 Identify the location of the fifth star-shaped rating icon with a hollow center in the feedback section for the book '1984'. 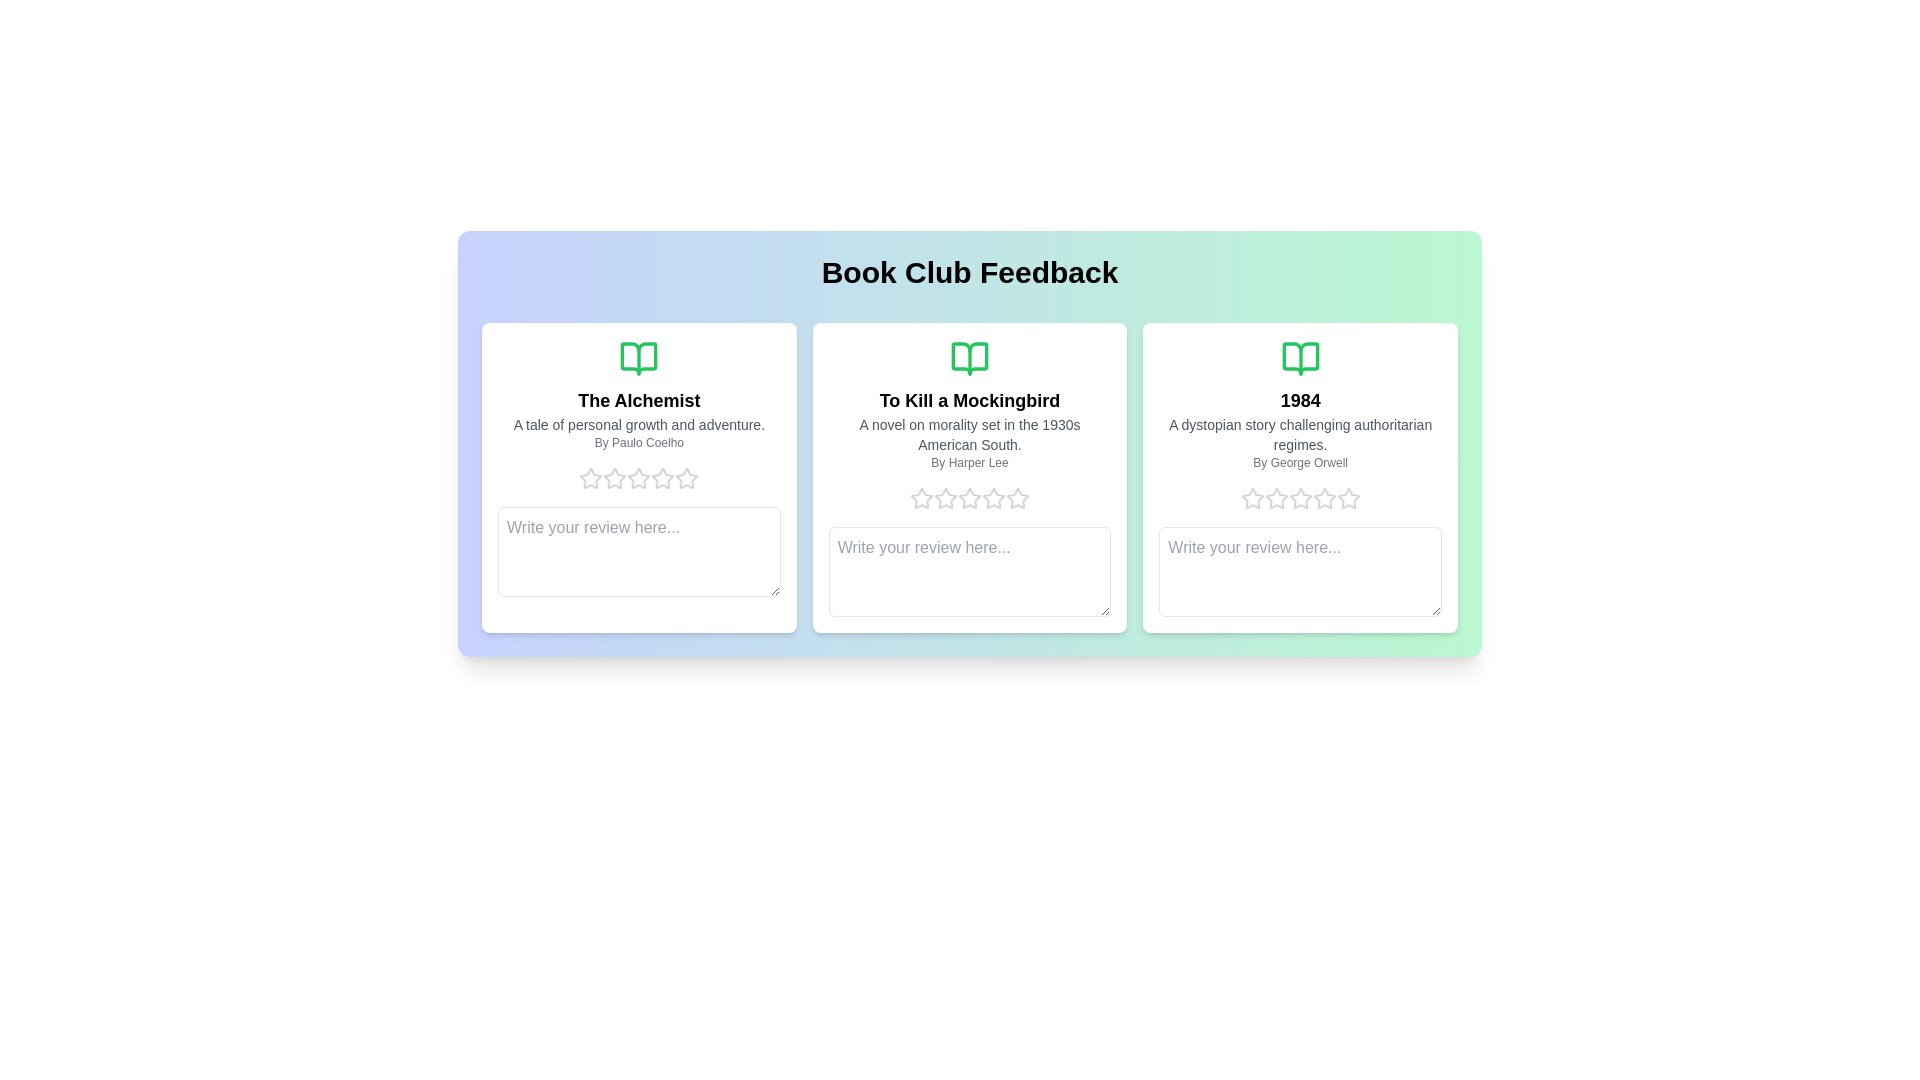
(1324, 497).